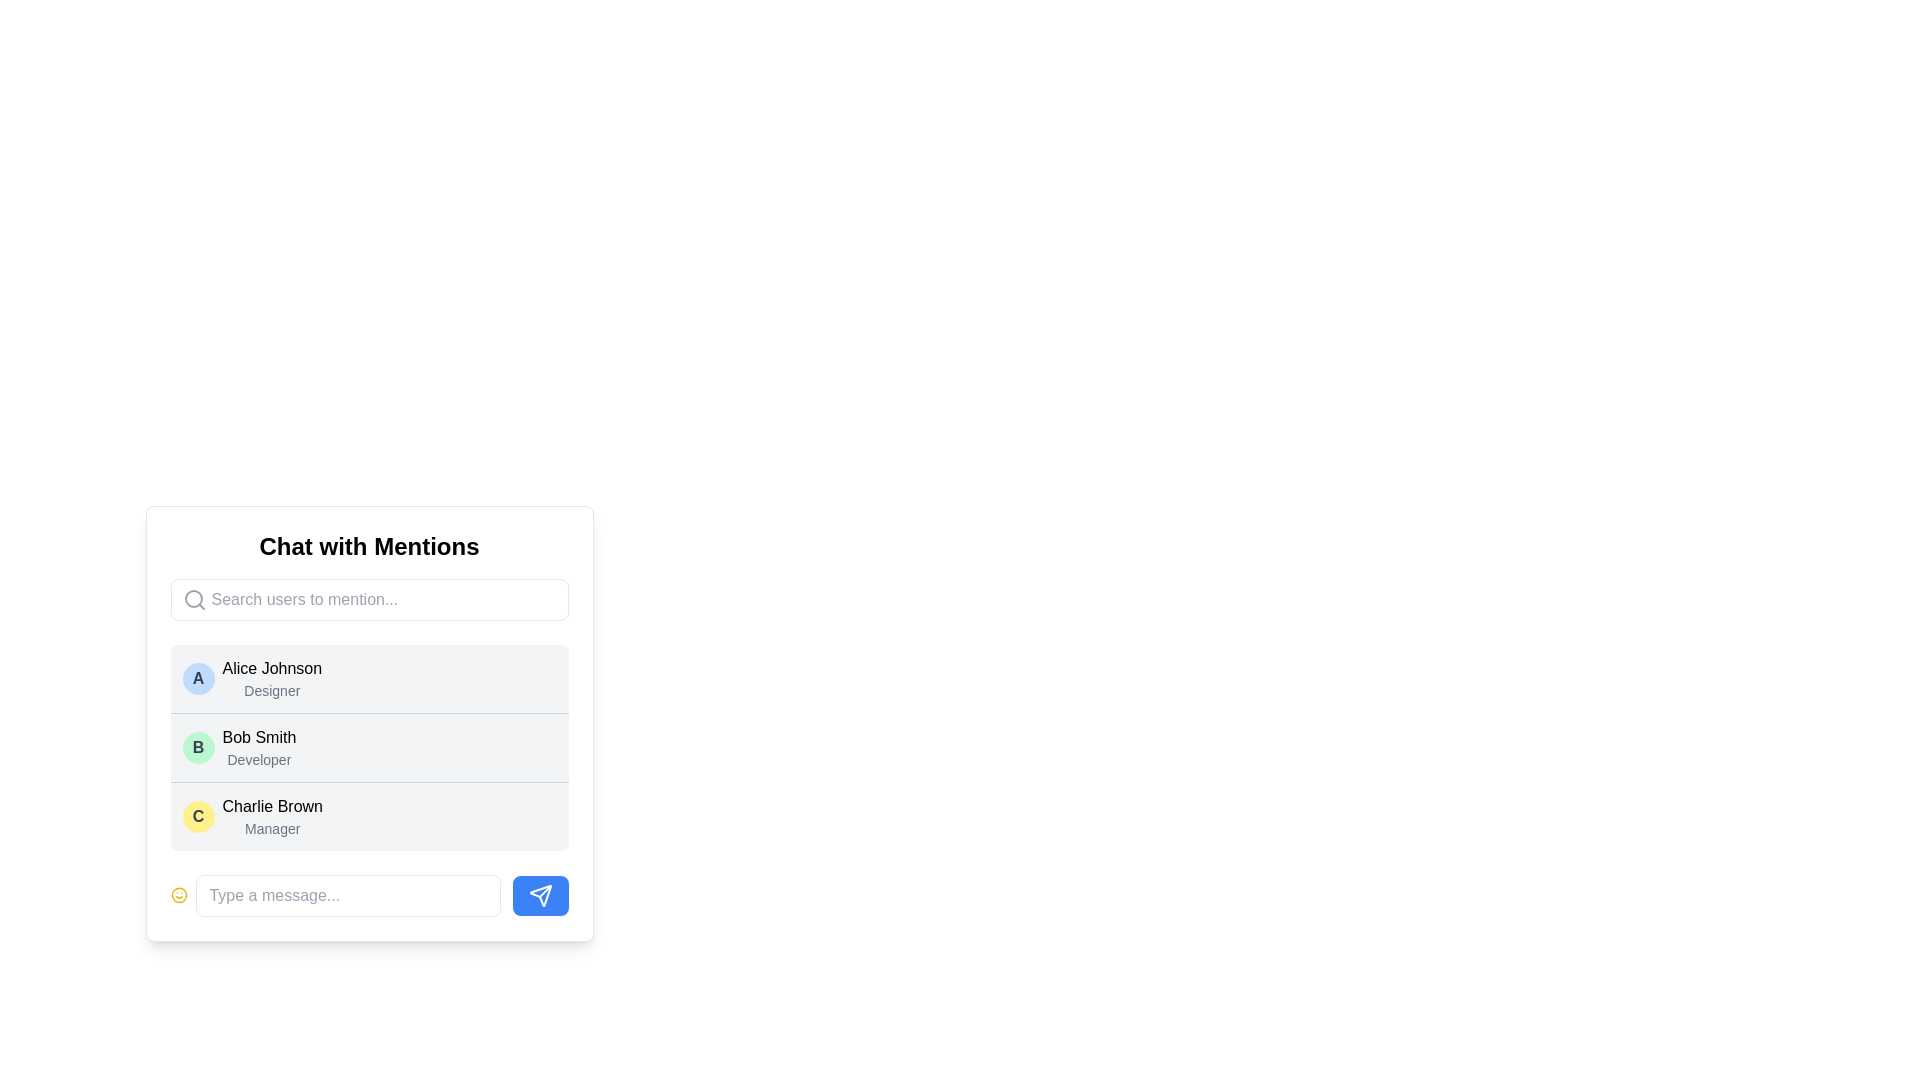 The height and width of the screenshot is (1080, 1920). What do you see at coordinates (194, 599) in the screenshot?
I see `the search icon located to the left of the input box with the placeholder text 'Search users to mention...' in the top section of the mention-based chat interface` at bounding box center [194, 599].